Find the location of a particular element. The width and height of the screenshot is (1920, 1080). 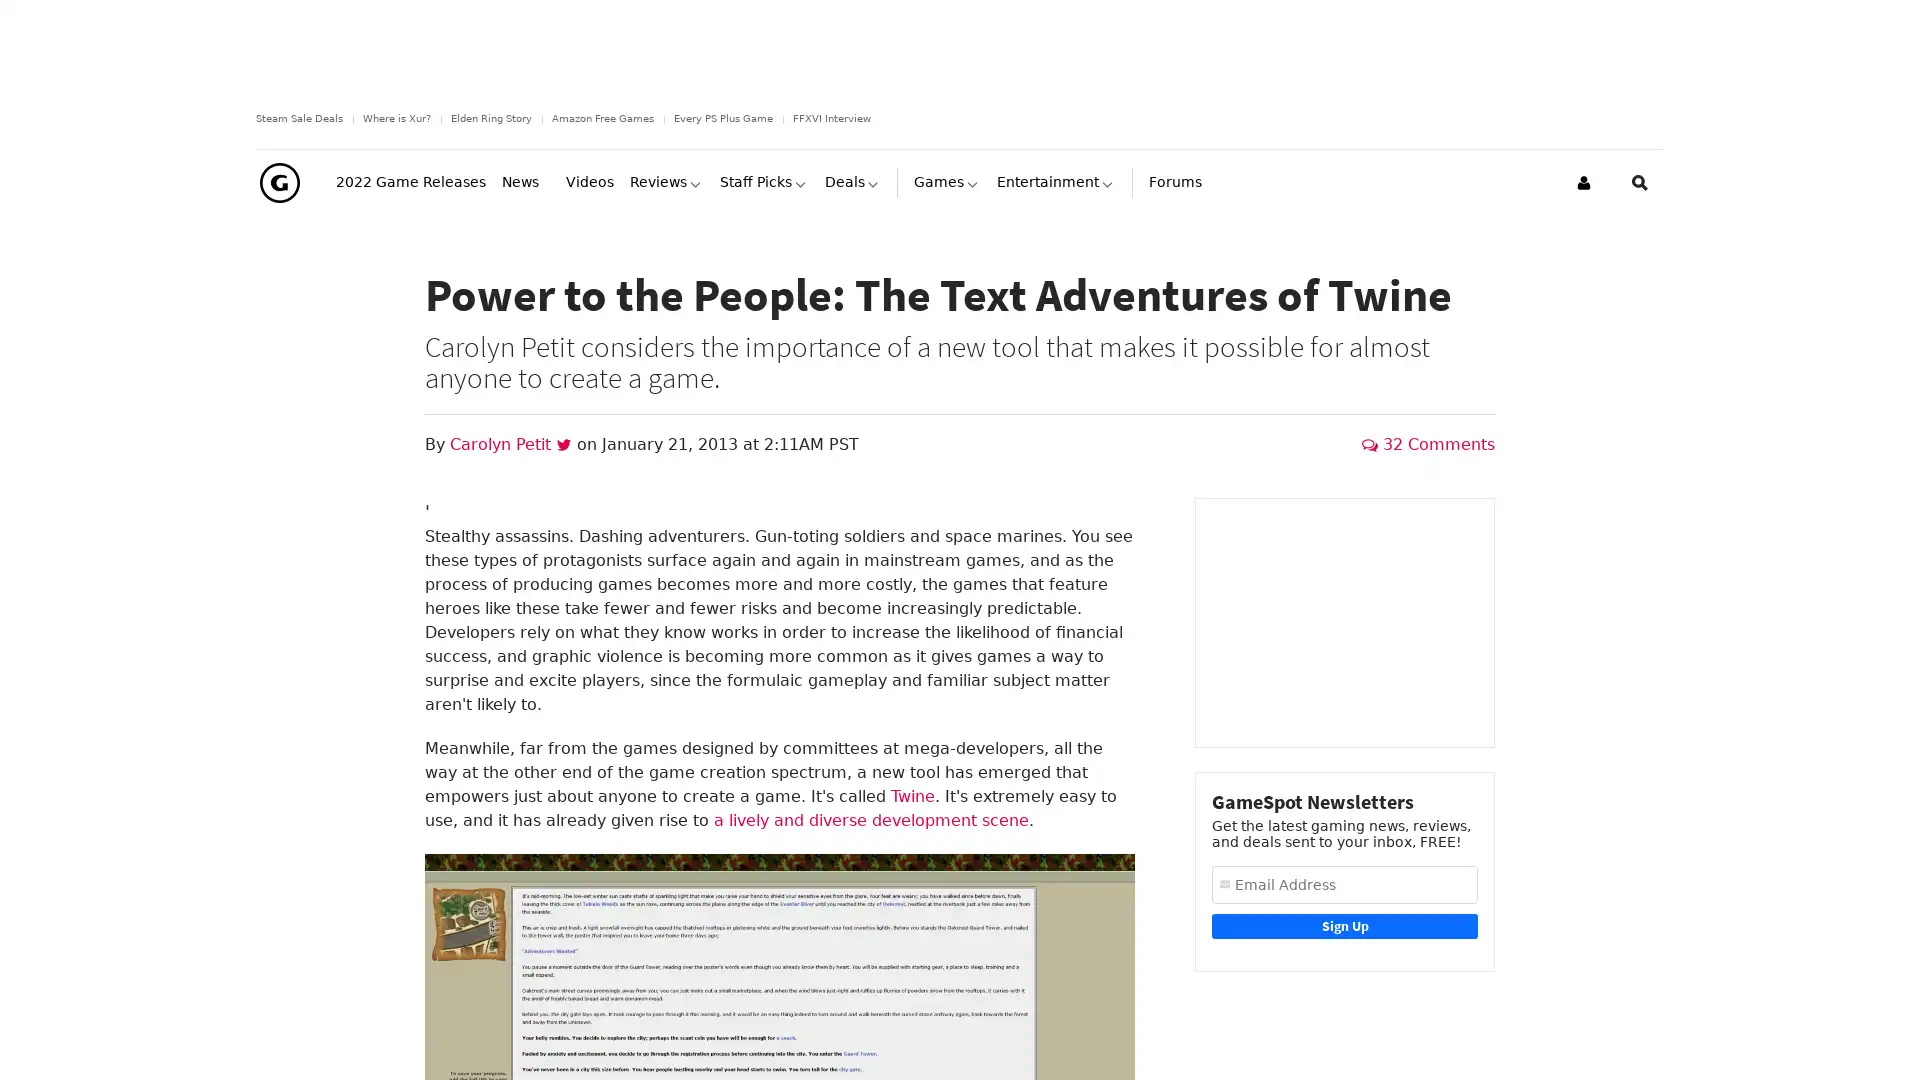

Open Site Search is located at coordinates (1640, 191).